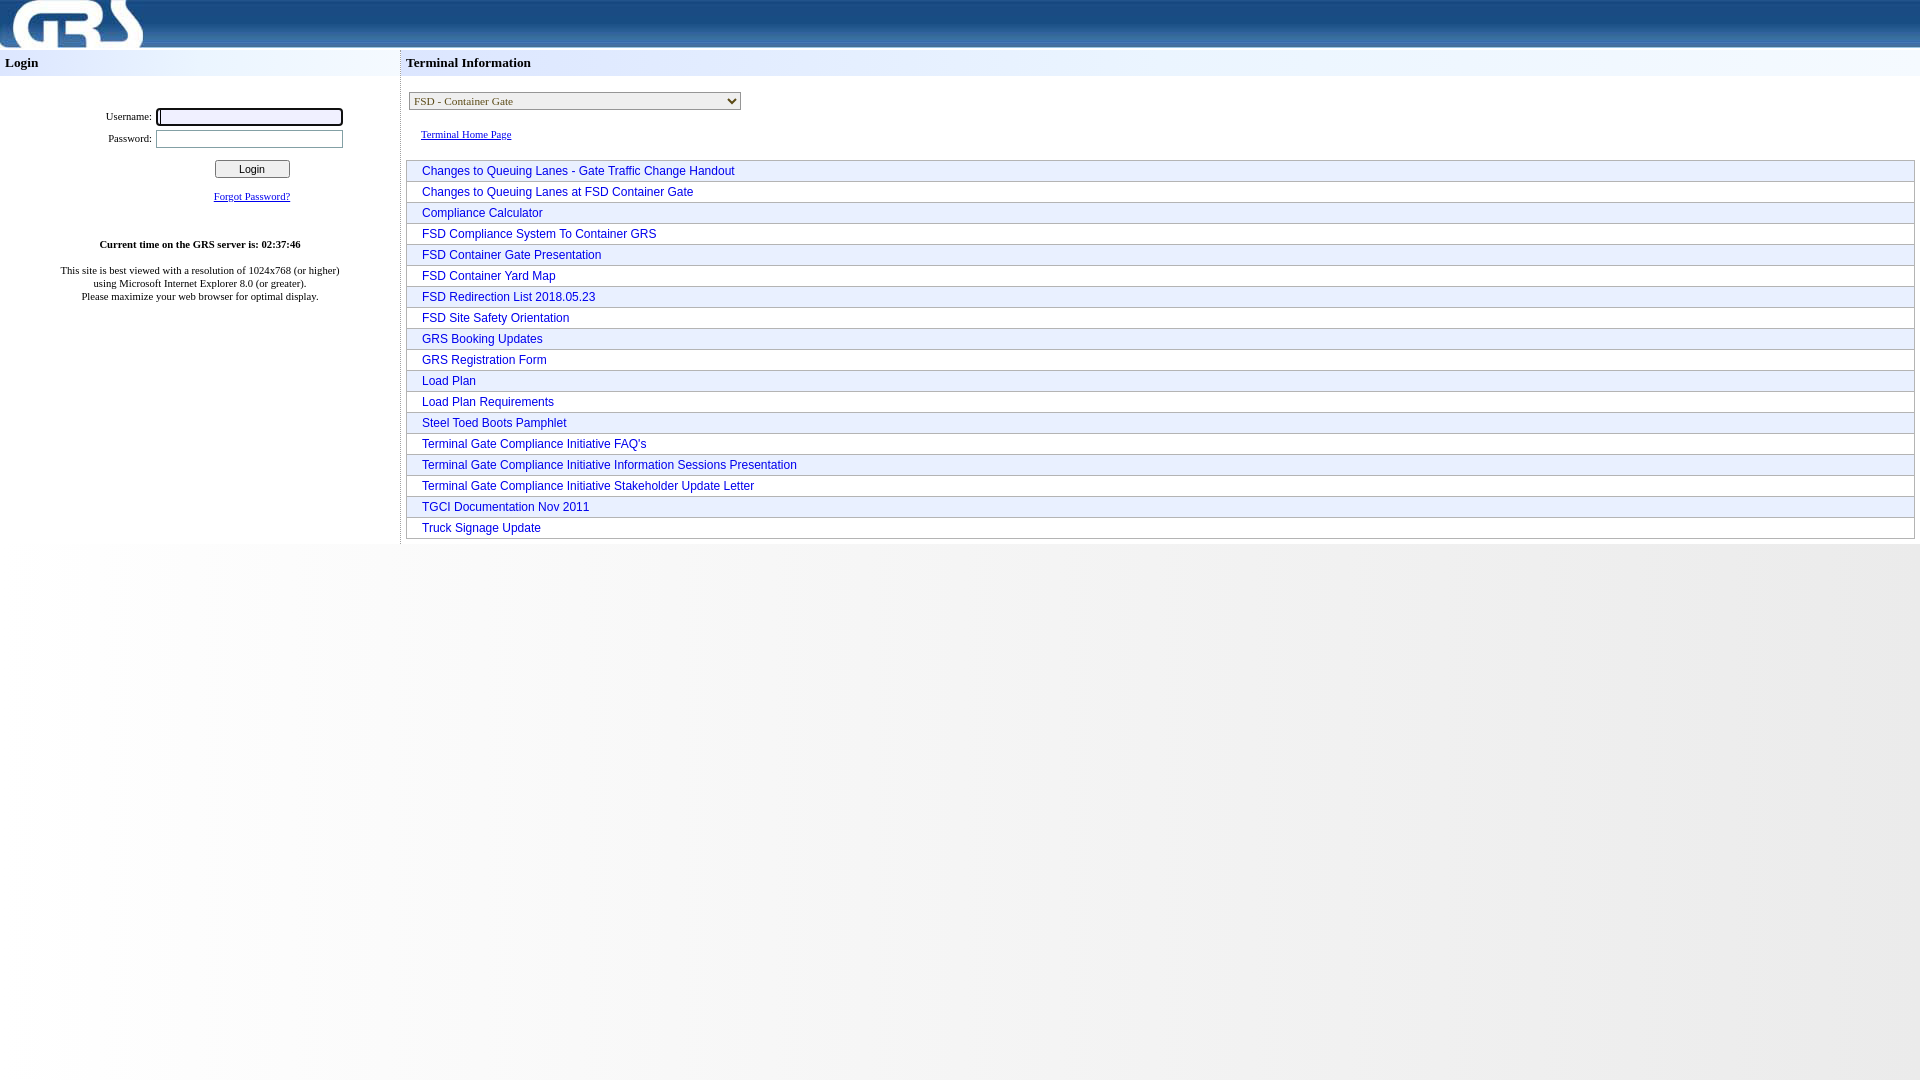  I want to click on 'Truck Signage Update', so click(475, 527).